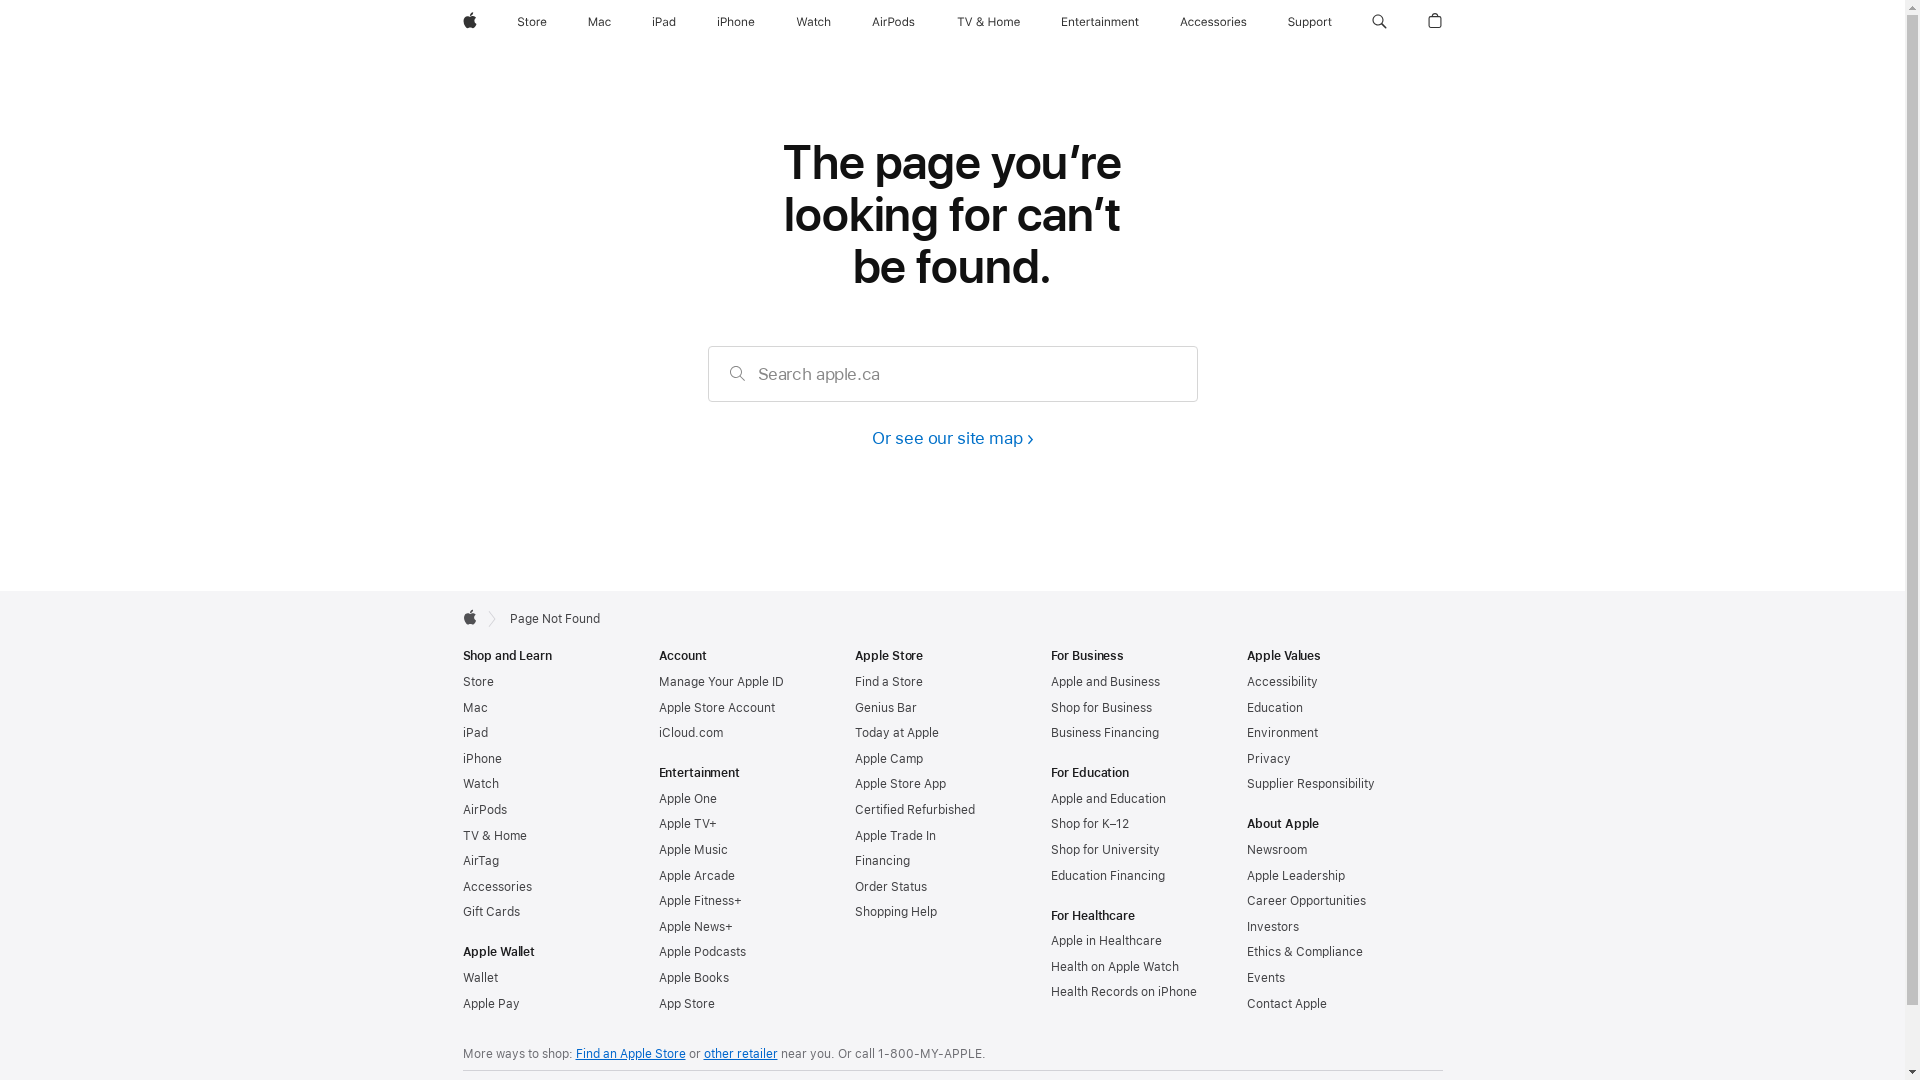 The image size is (1920, 1080). Describe the element at coordinates (1245, 732) in the screenshot. I see `'Environment'` at that location.